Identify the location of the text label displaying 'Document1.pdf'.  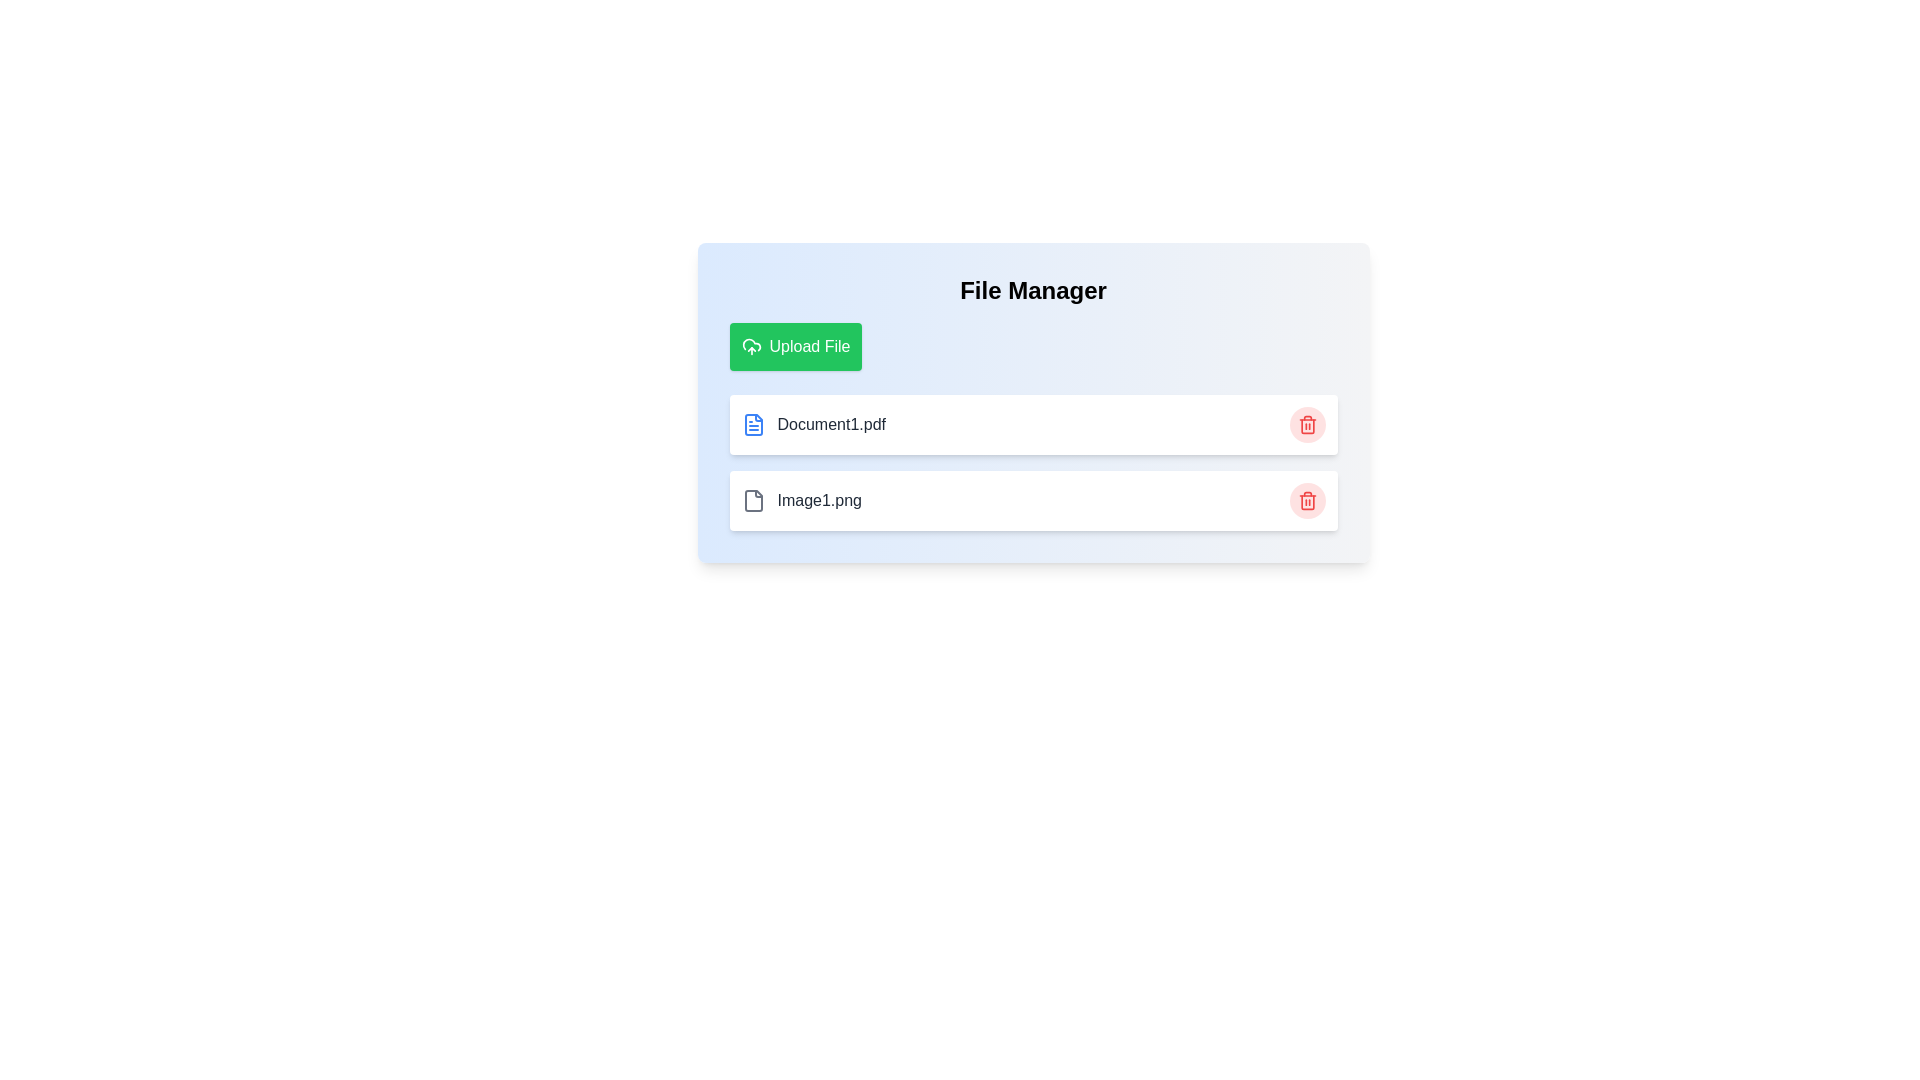
(831, 423).